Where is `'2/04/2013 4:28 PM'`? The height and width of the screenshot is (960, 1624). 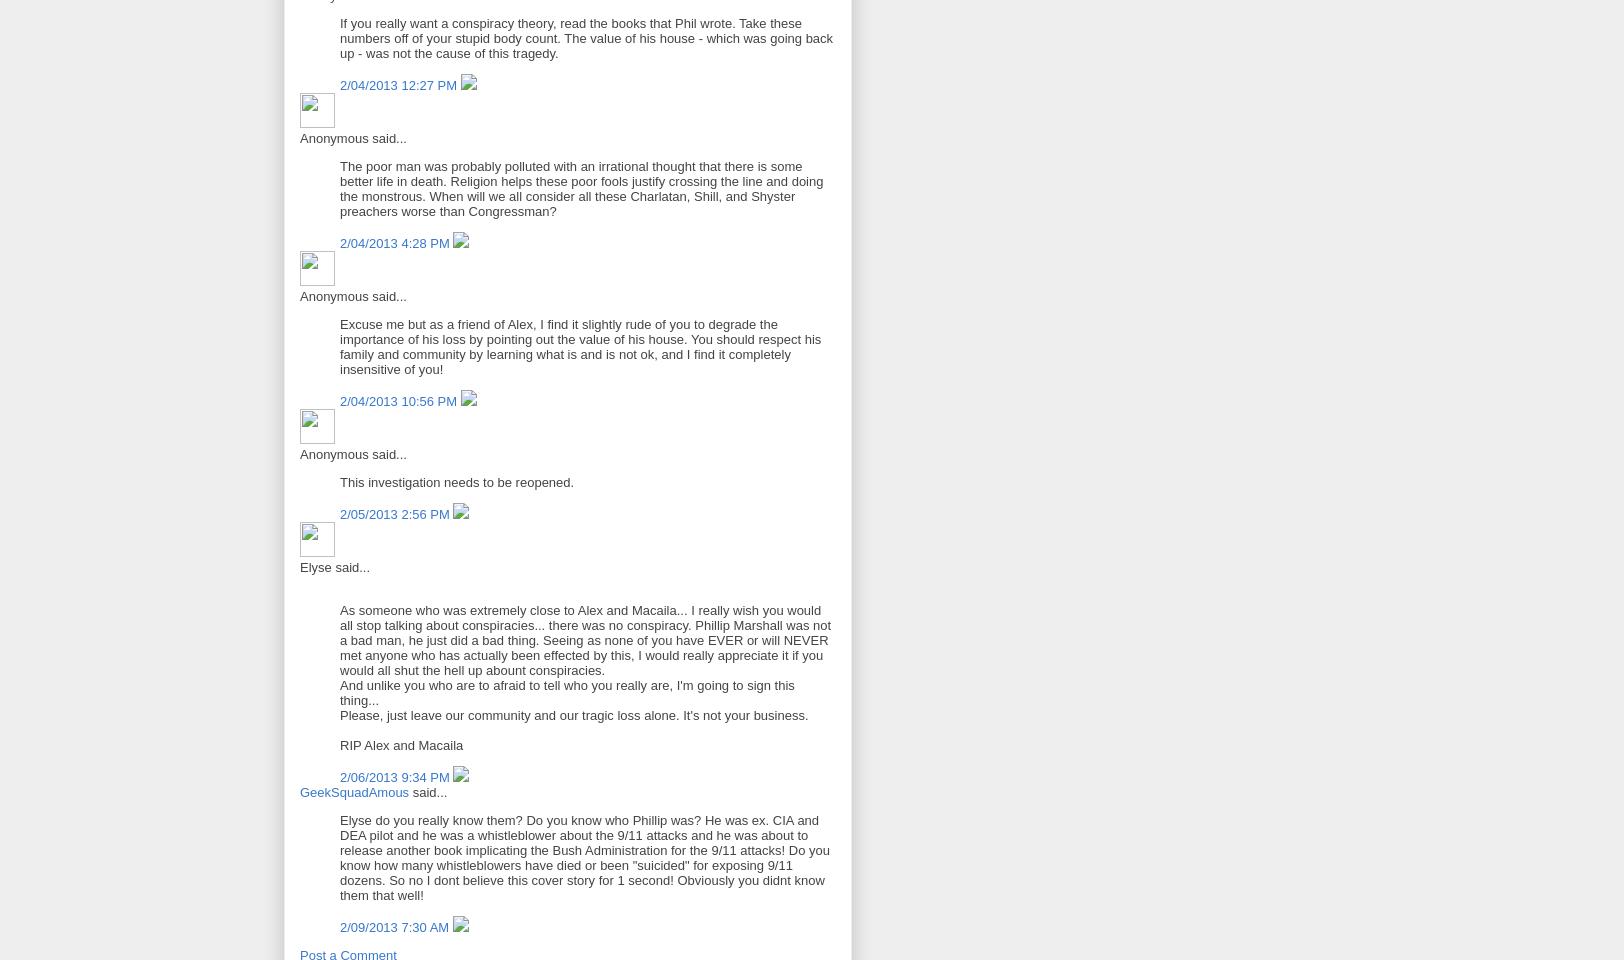
'2/04/2013 4:28 PM' is located at coordinates (396, 241).